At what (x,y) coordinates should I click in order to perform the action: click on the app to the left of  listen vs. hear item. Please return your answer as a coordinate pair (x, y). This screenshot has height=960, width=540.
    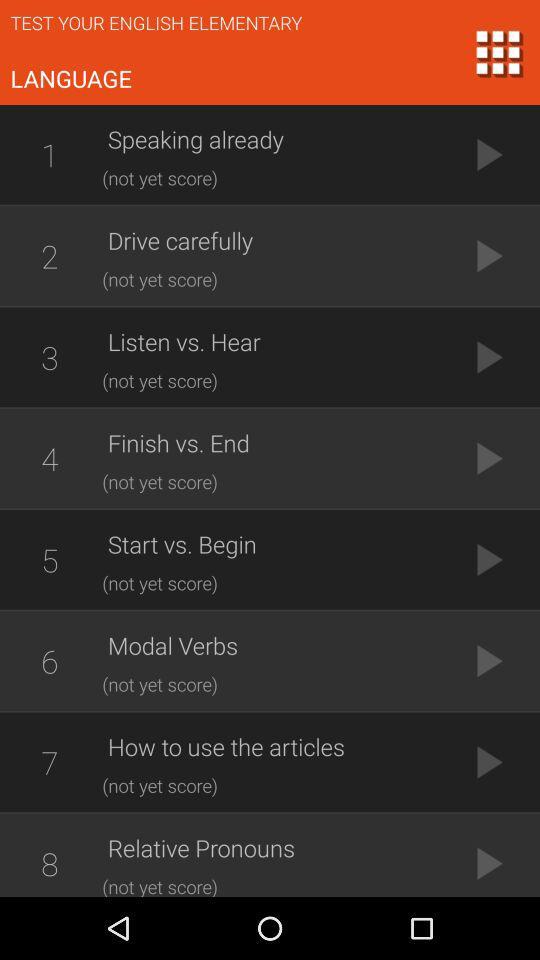
    Looking at the image, I should click on (49, 357).